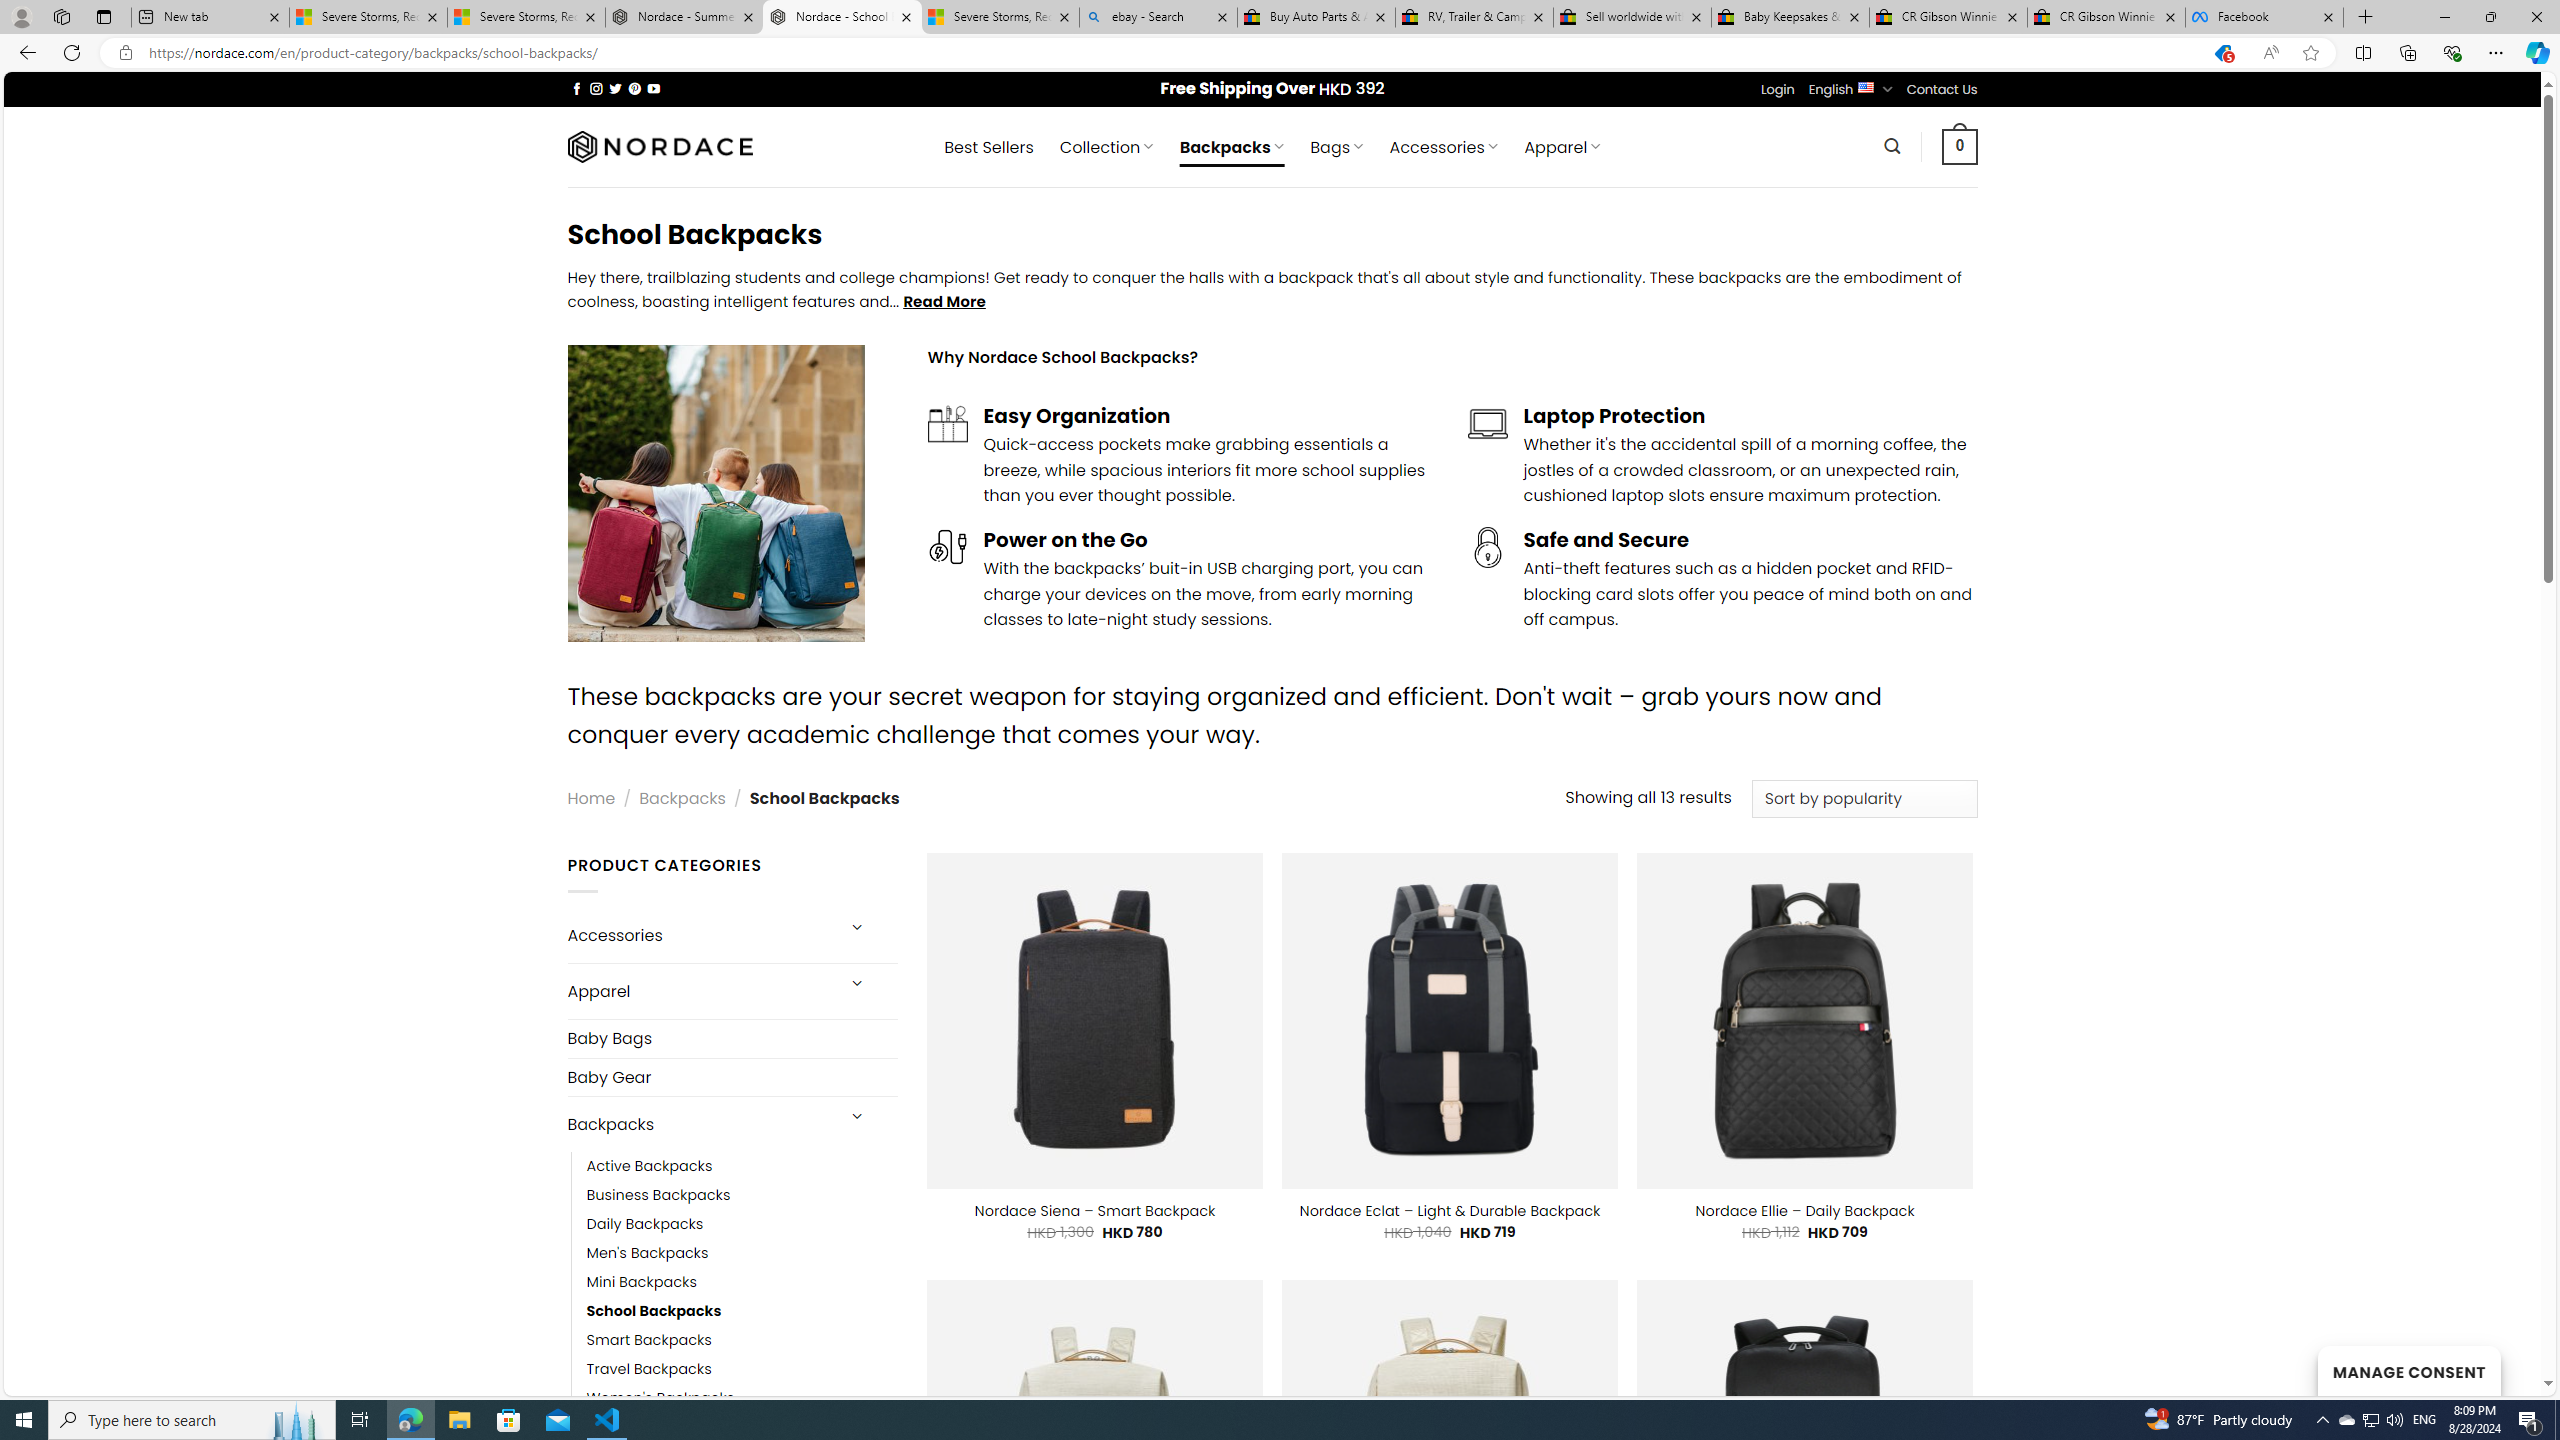 This screenshot has width=2560, height=1440. I want to click on 'Baby Gear', so click(731, 1076).